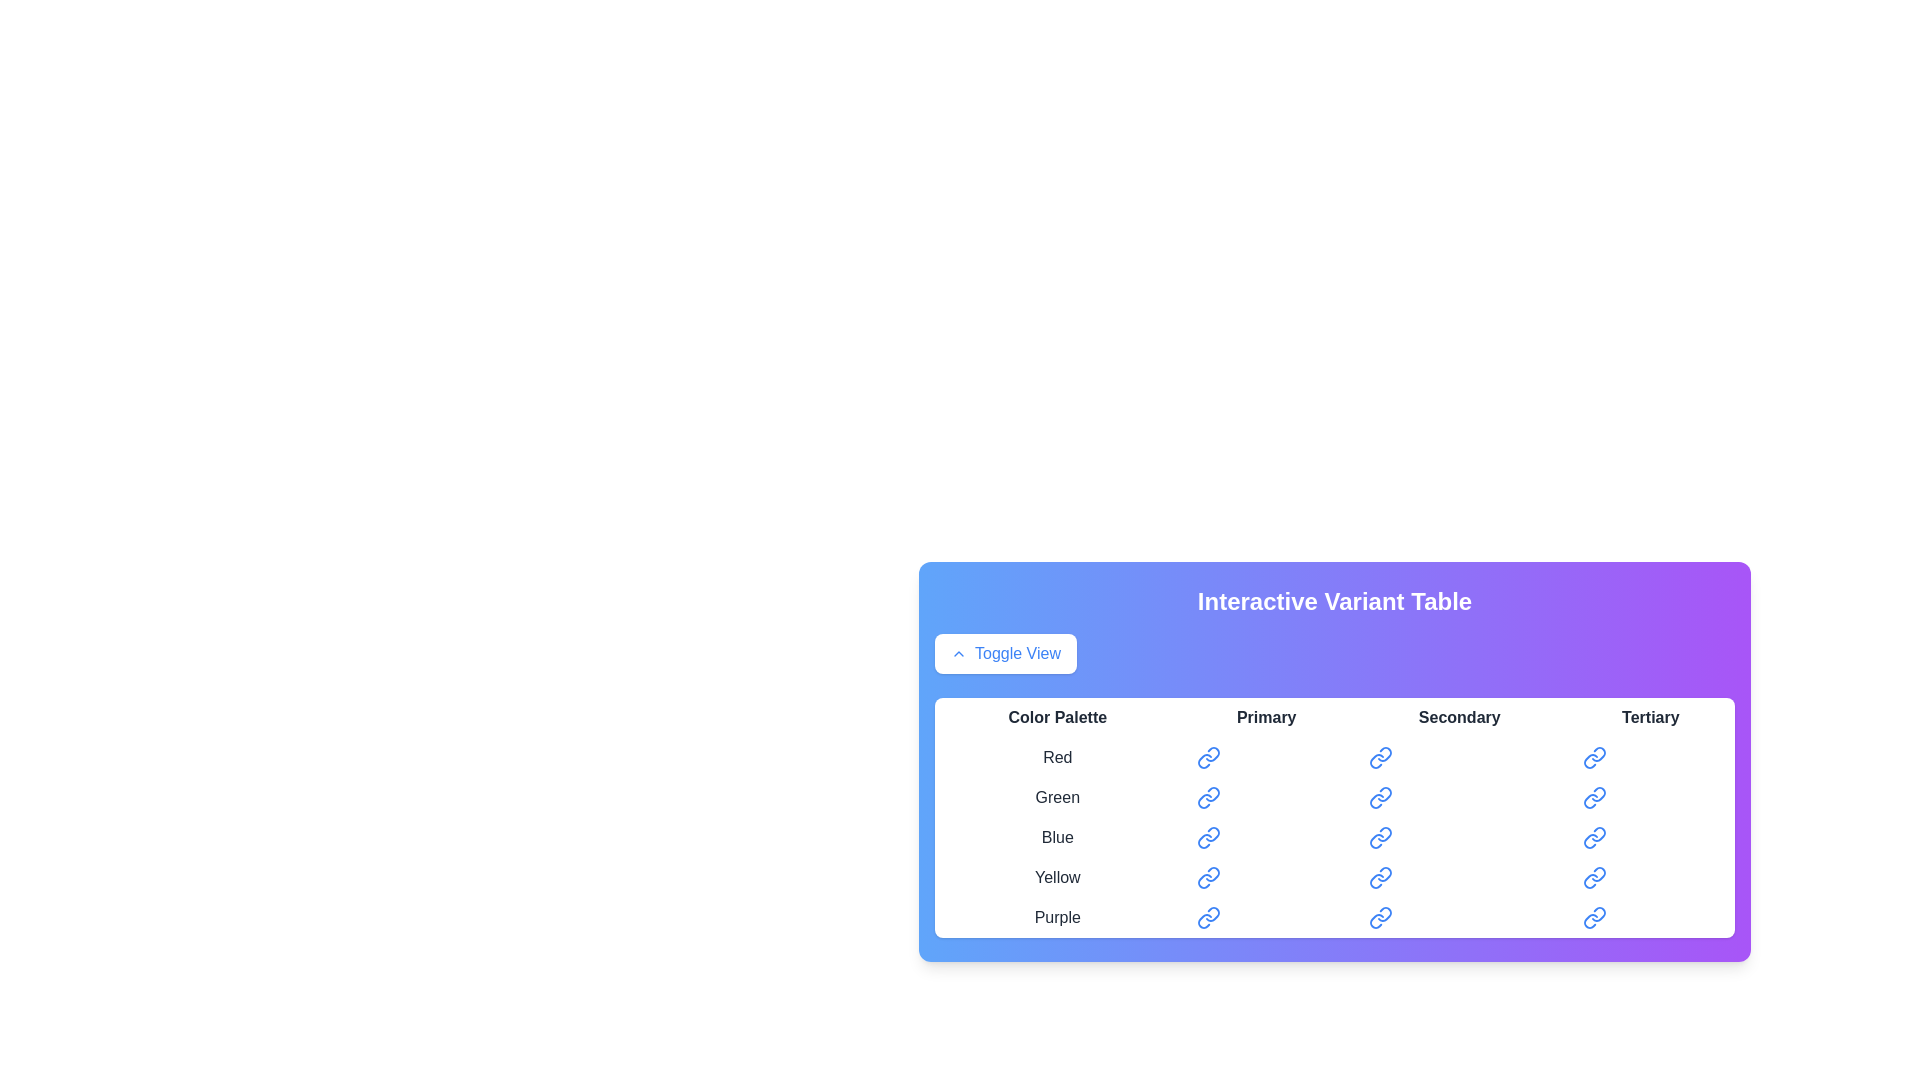 The image size is (1920, 1080). What do you see at coordinates (1375, 761) in the screenshot?
I see `the blue chain link icon representing a hyperlink located in the 'Secondary' column of the 'Red' row in the 'Interactive Variant Table'` at bounding box center [1375, 761].